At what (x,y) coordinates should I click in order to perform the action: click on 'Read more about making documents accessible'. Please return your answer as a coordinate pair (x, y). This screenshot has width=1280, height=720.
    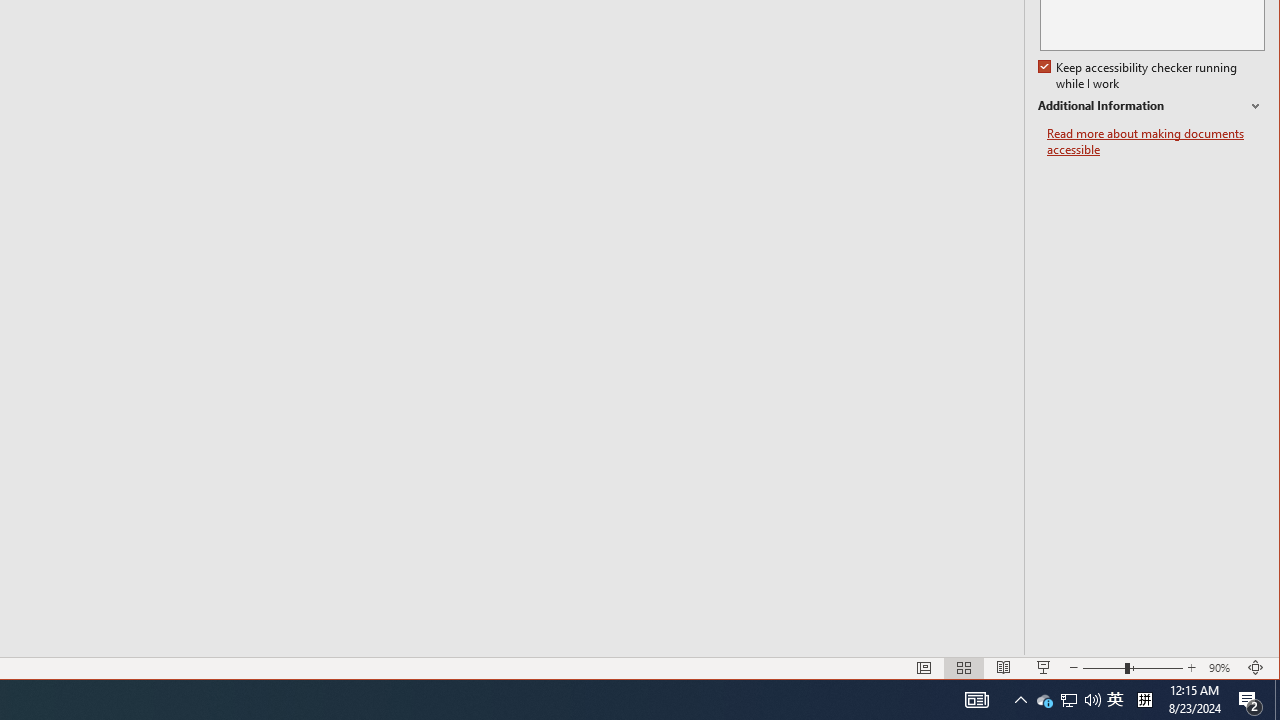
    Looking at the image, I should click on (1155, 141).